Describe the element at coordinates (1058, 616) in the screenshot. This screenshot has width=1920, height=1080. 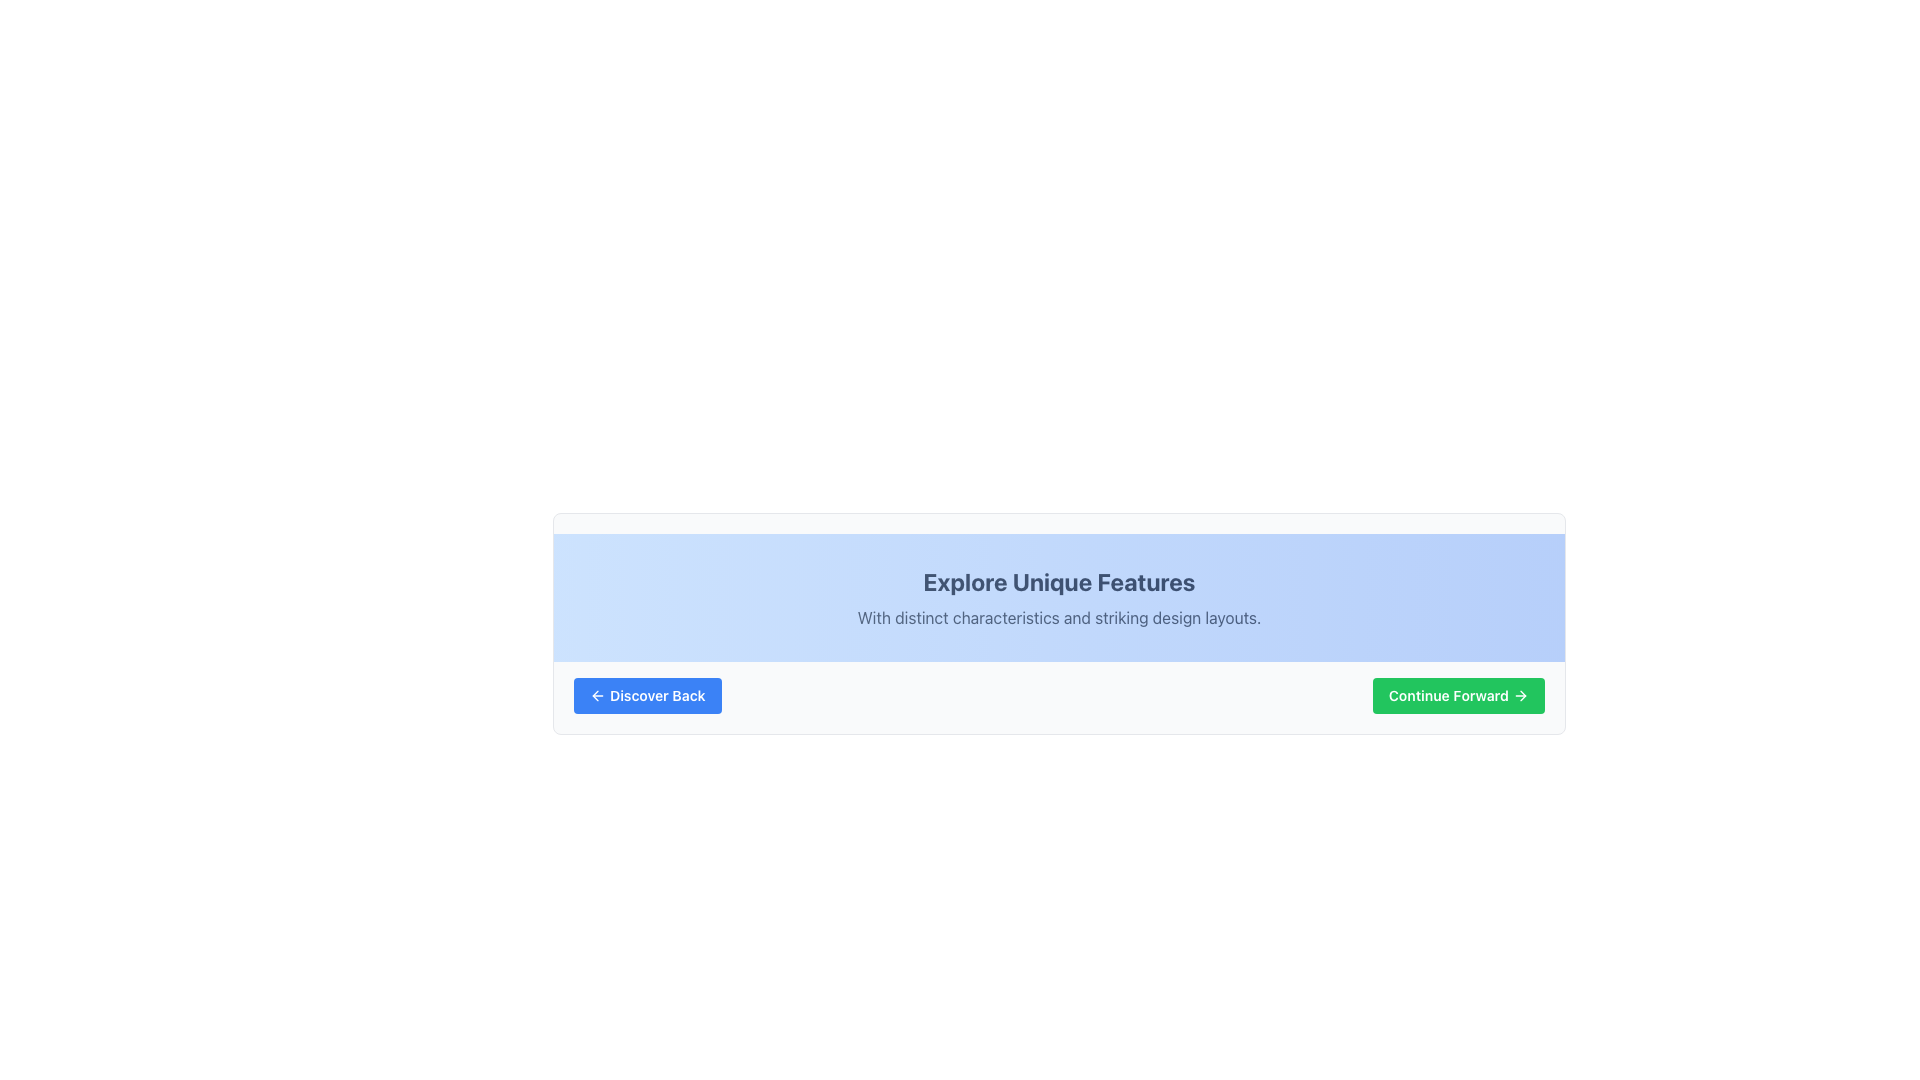
I see `the line of text that reads 'With distinct characteristics and striking design layouts.' which is styled in light gray and positioned below the bold headline 'Explore Unique Features' within a blue background section` at that location.